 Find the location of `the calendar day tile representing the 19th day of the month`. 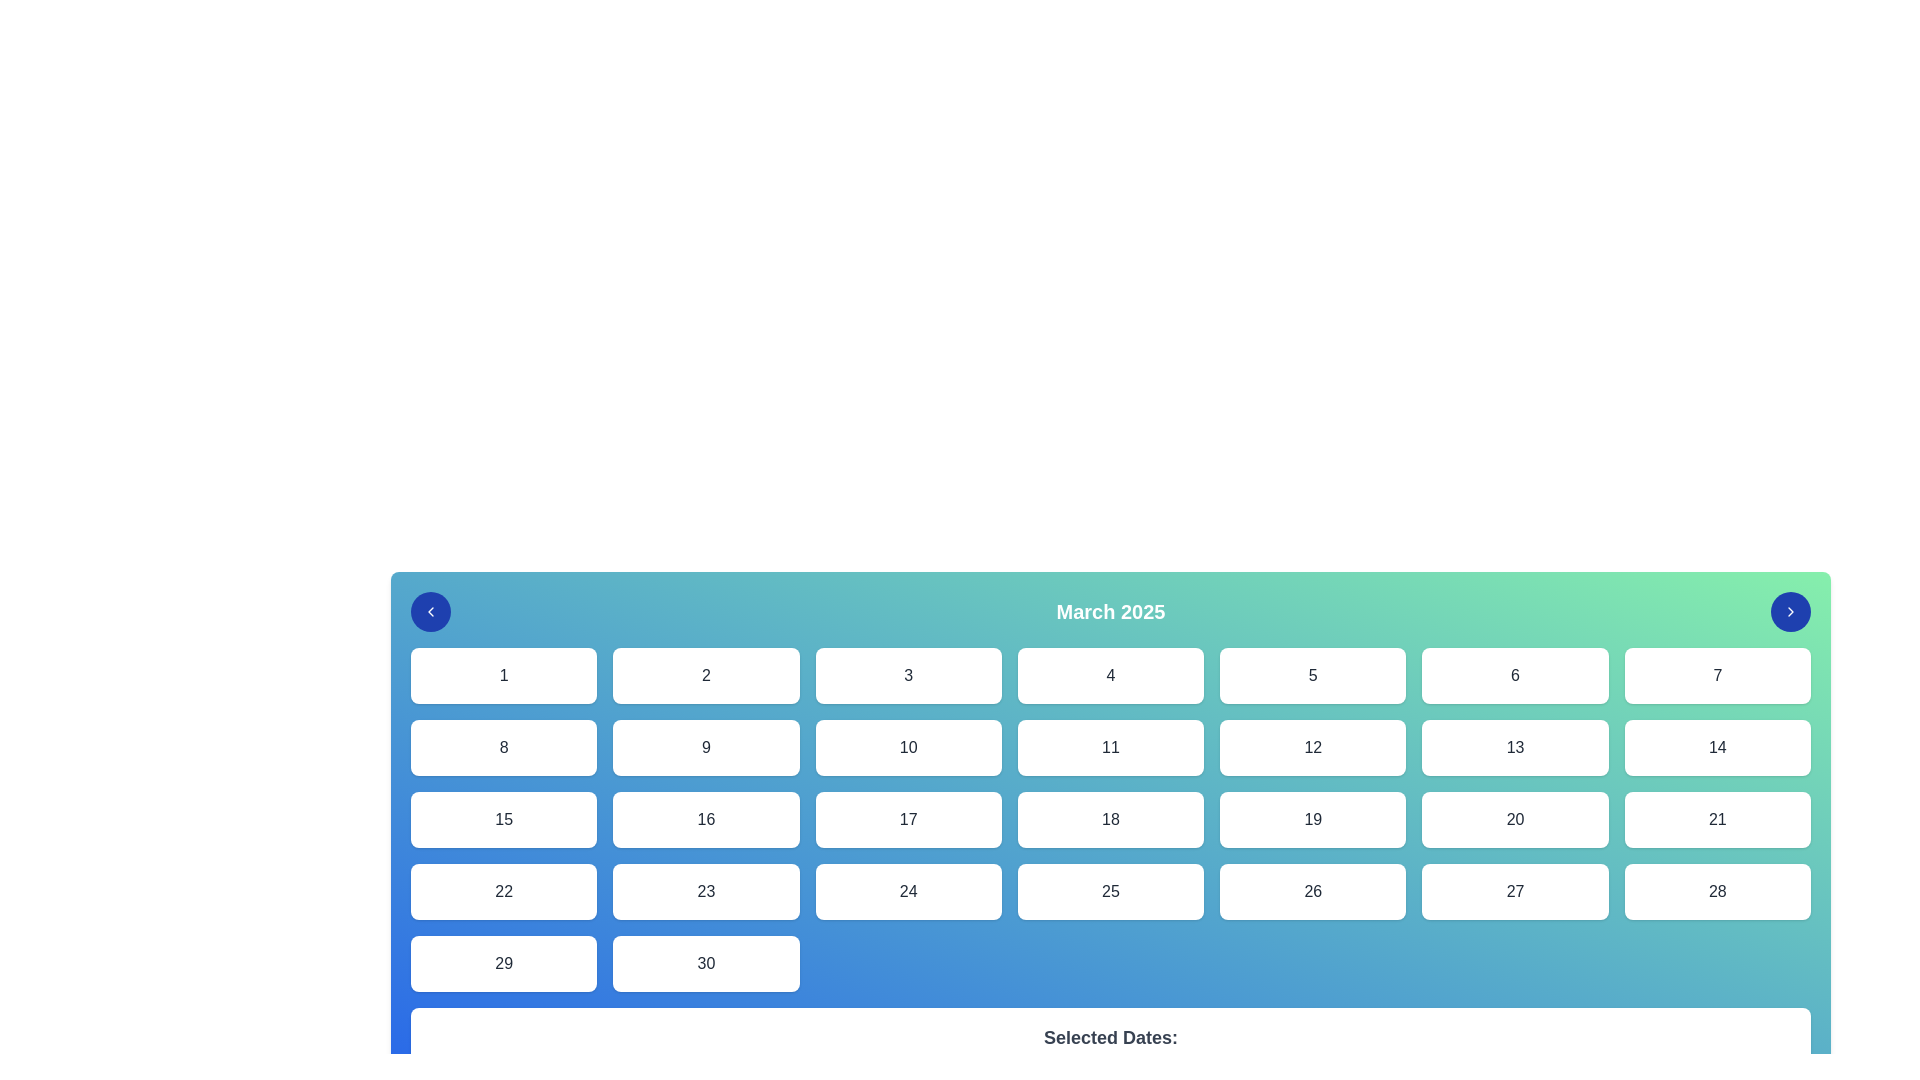

the calendar day tile representing the 19th day of the month is located at coordinates (1313, 820).